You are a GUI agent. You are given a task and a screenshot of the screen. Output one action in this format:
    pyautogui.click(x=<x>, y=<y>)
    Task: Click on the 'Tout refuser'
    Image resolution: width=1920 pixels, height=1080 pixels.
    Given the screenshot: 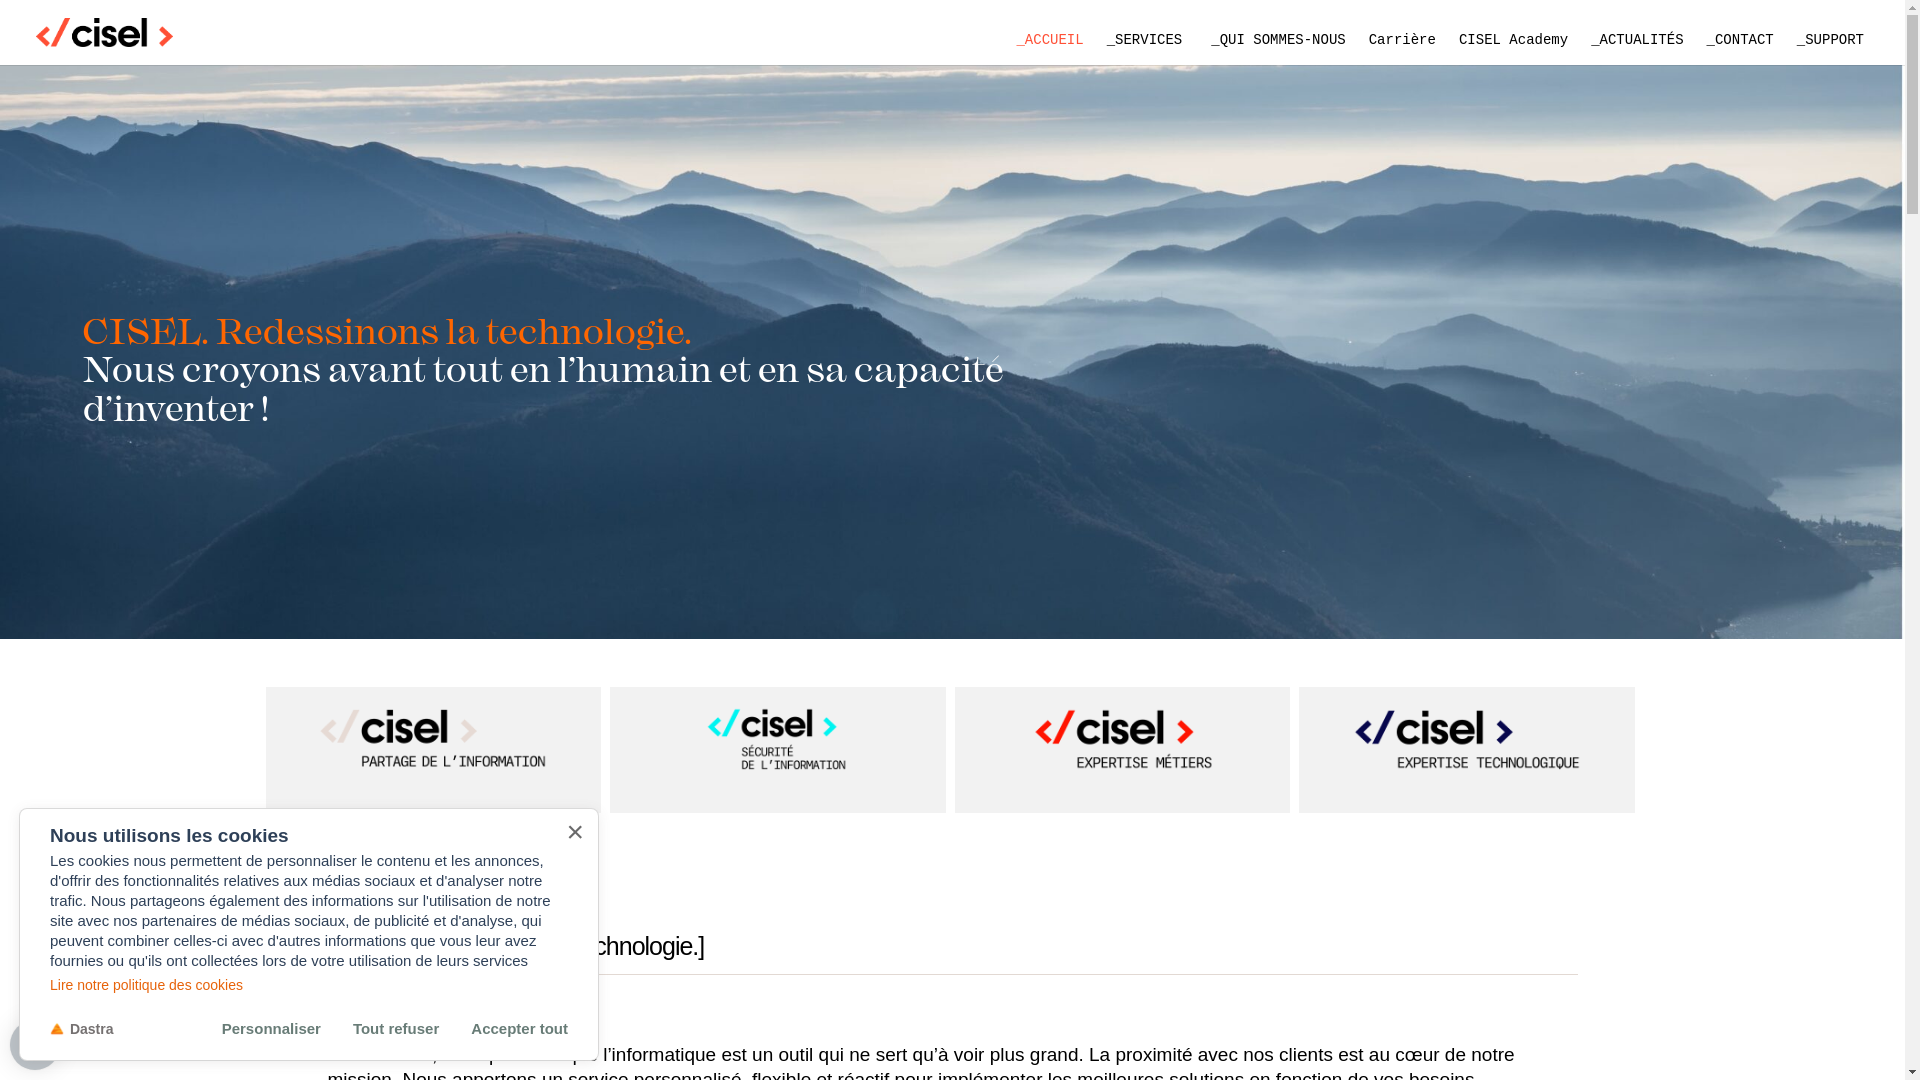 What is the action you would take?
    pyautogui.click(x=395, y=1027)
    